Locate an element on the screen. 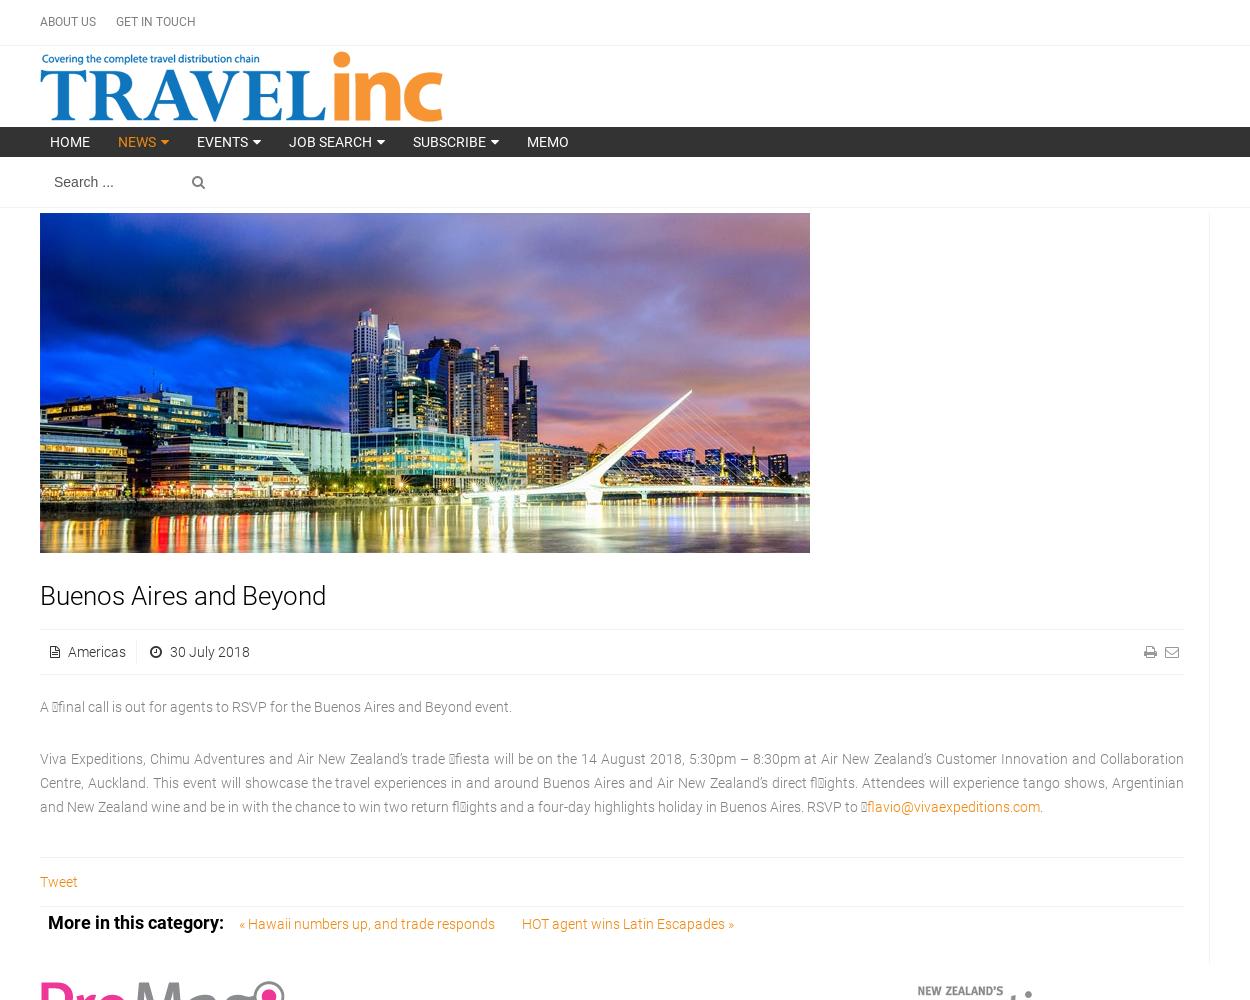 This screenshot has width=1250, height=1000. 'Viva Expeditions, Chimu Adventures and Air New Zealand’s trade fiesta will be on the 14 August 2018, 5:30pm – 8:30pm at Air New Zealand’s Customer Innovation and Collaboration Centre, Auckland. This event will showcase the travel experiences in and around Buenos Aires and Air New Zealand’s direct flights. Attendees will experience tango shows, Argentinian and New Zealand wine and be in with the chance to win two return flights and a four-day highlights holiday in Buenos Aires. RSVP to ' is located at coordinates (611, 783).